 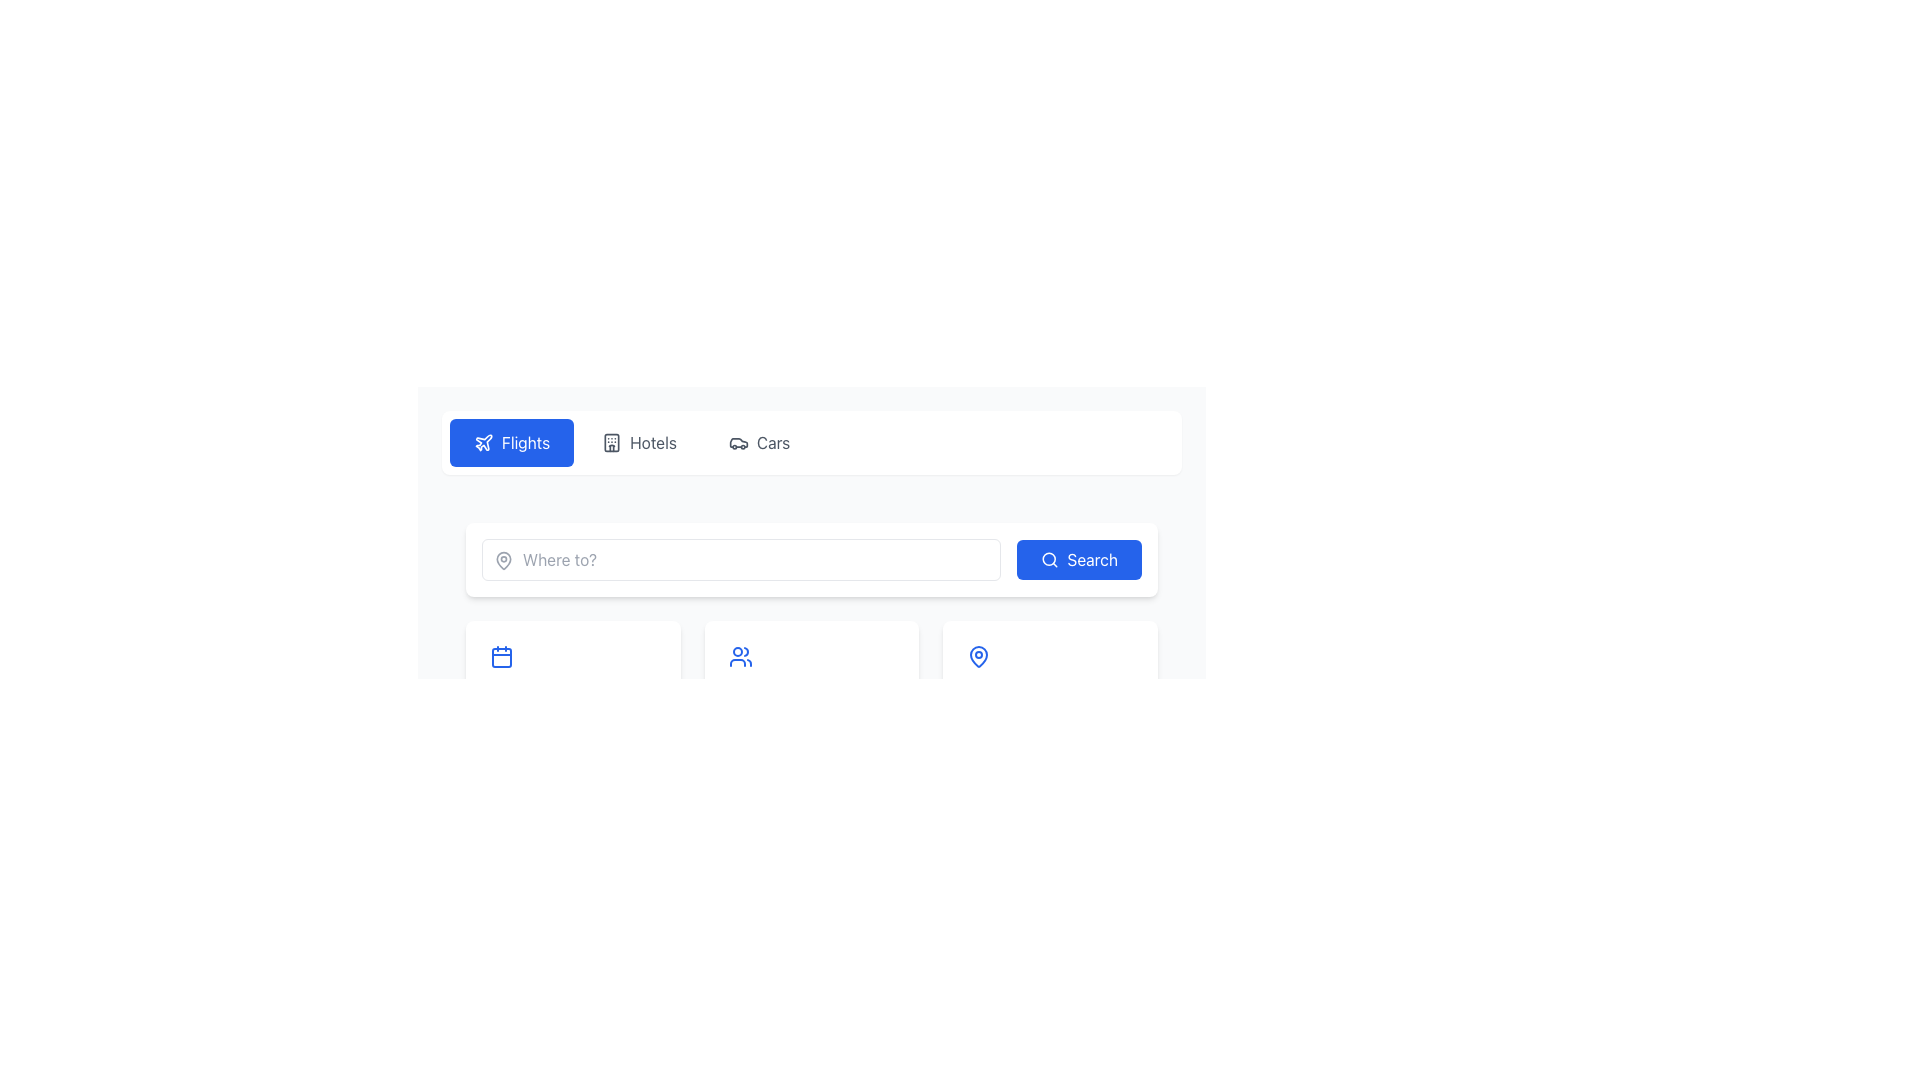 I want to click on the 'Cars' button in the navigation menu, so click(x=758, y=442).